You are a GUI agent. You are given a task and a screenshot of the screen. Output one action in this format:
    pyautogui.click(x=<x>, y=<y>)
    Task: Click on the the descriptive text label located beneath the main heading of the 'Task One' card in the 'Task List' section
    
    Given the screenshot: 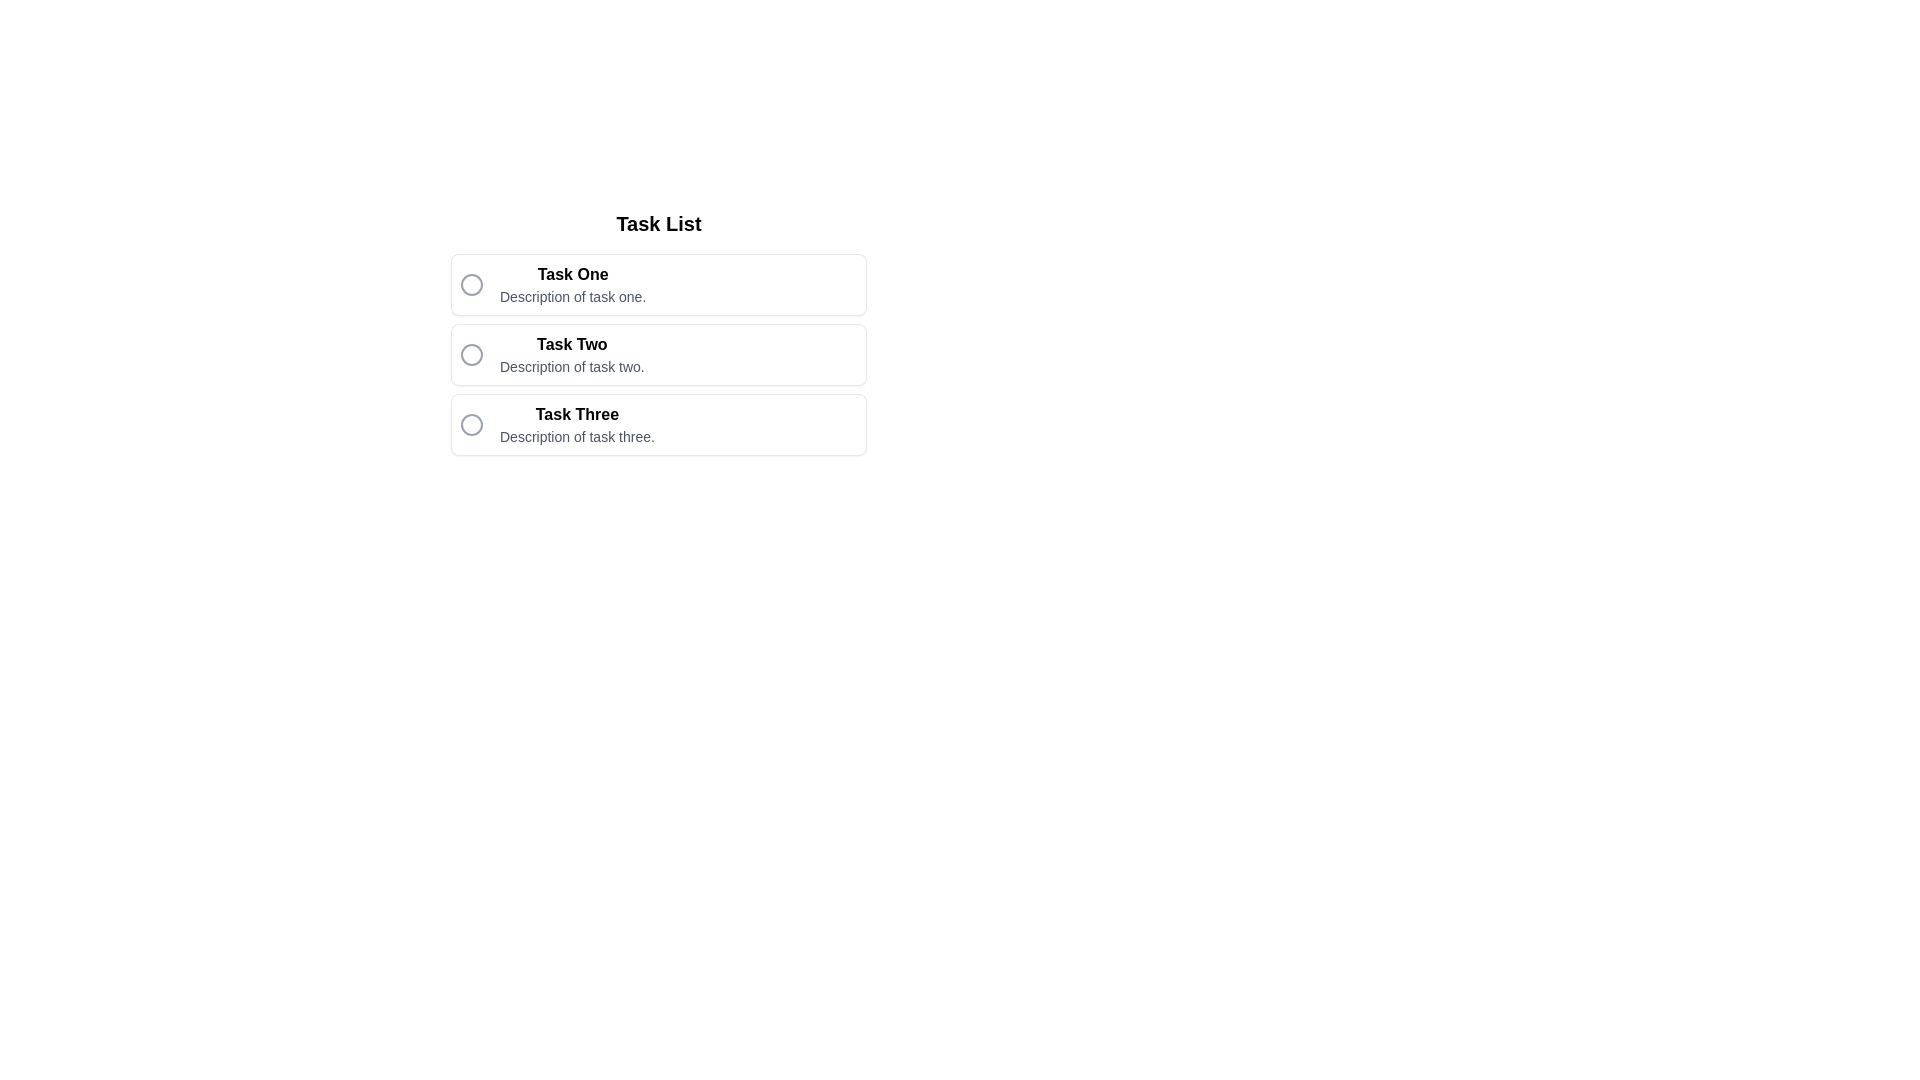 What is the action you would take?
    pyautogui.click(x=572, y=297)
    